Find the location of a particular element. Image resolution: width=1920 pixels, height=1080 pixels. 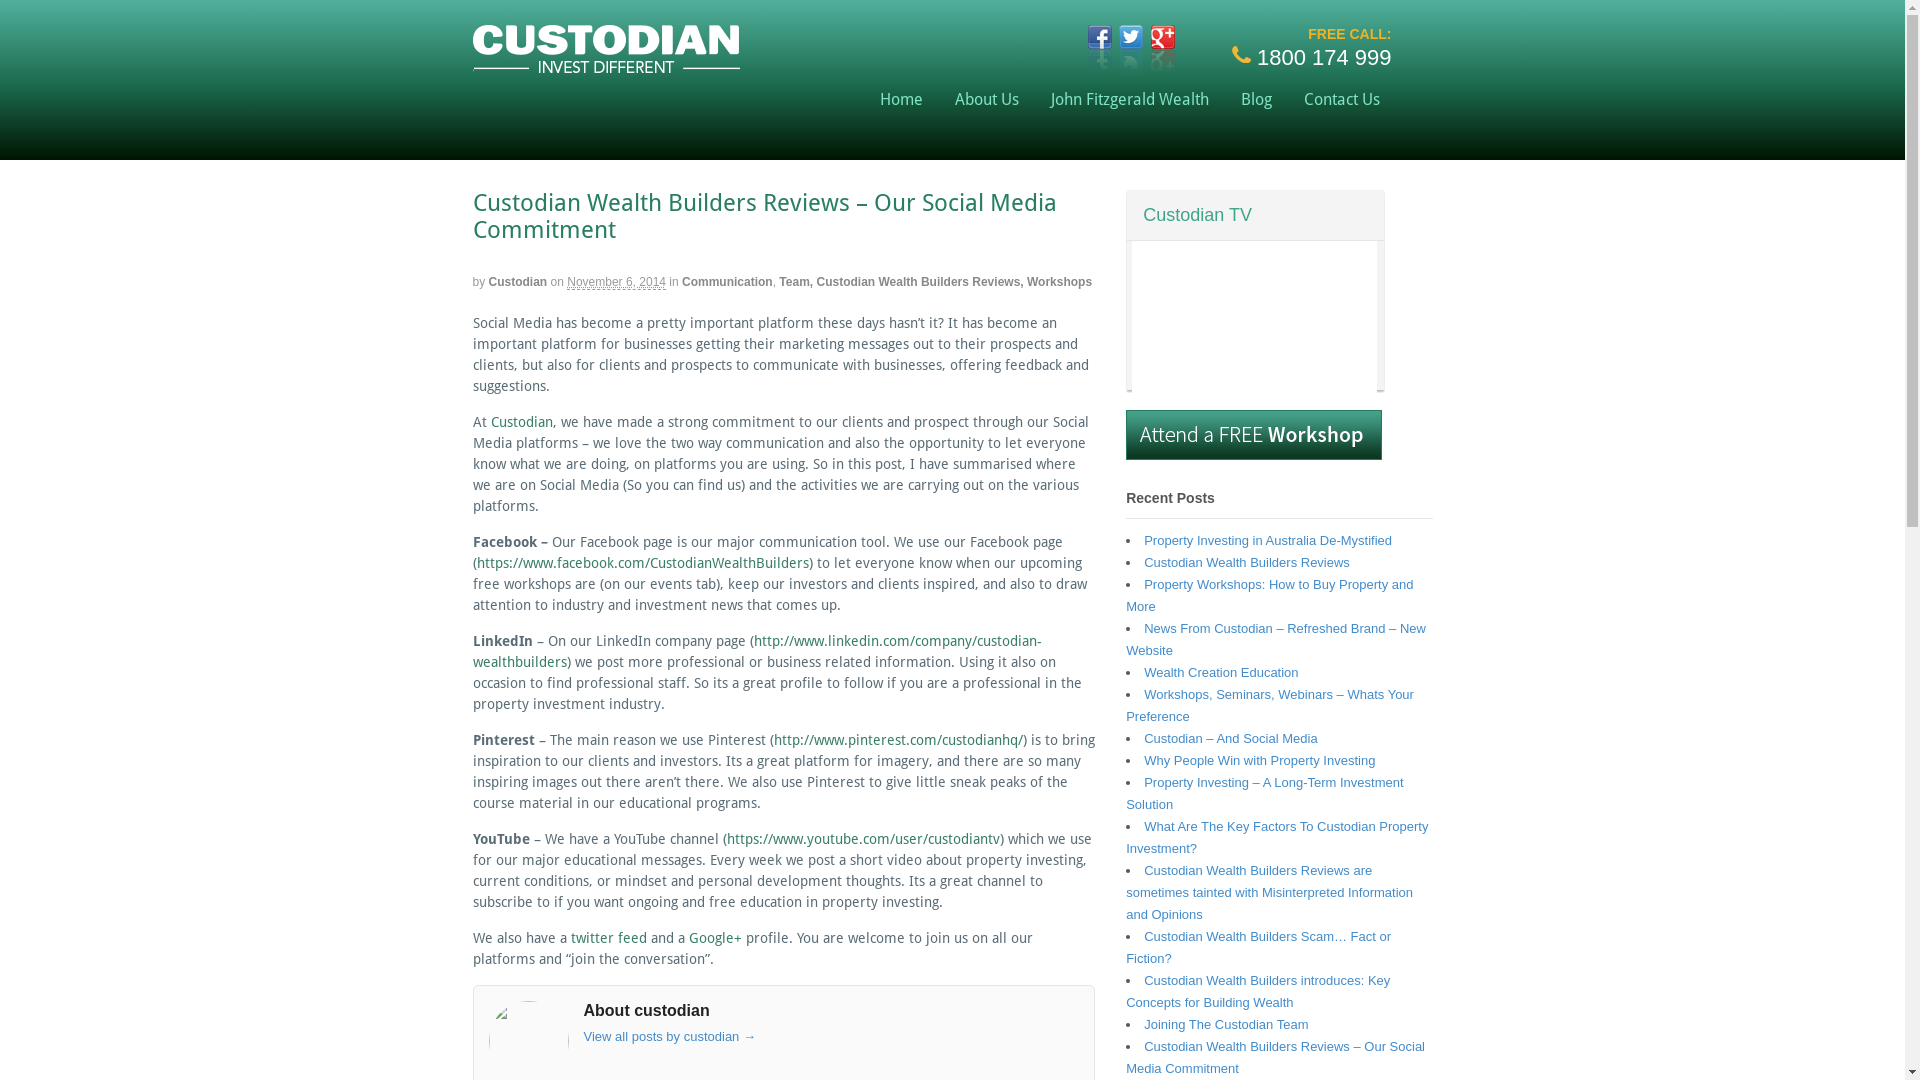

'Custodian' is located at coordinates (489, 281).